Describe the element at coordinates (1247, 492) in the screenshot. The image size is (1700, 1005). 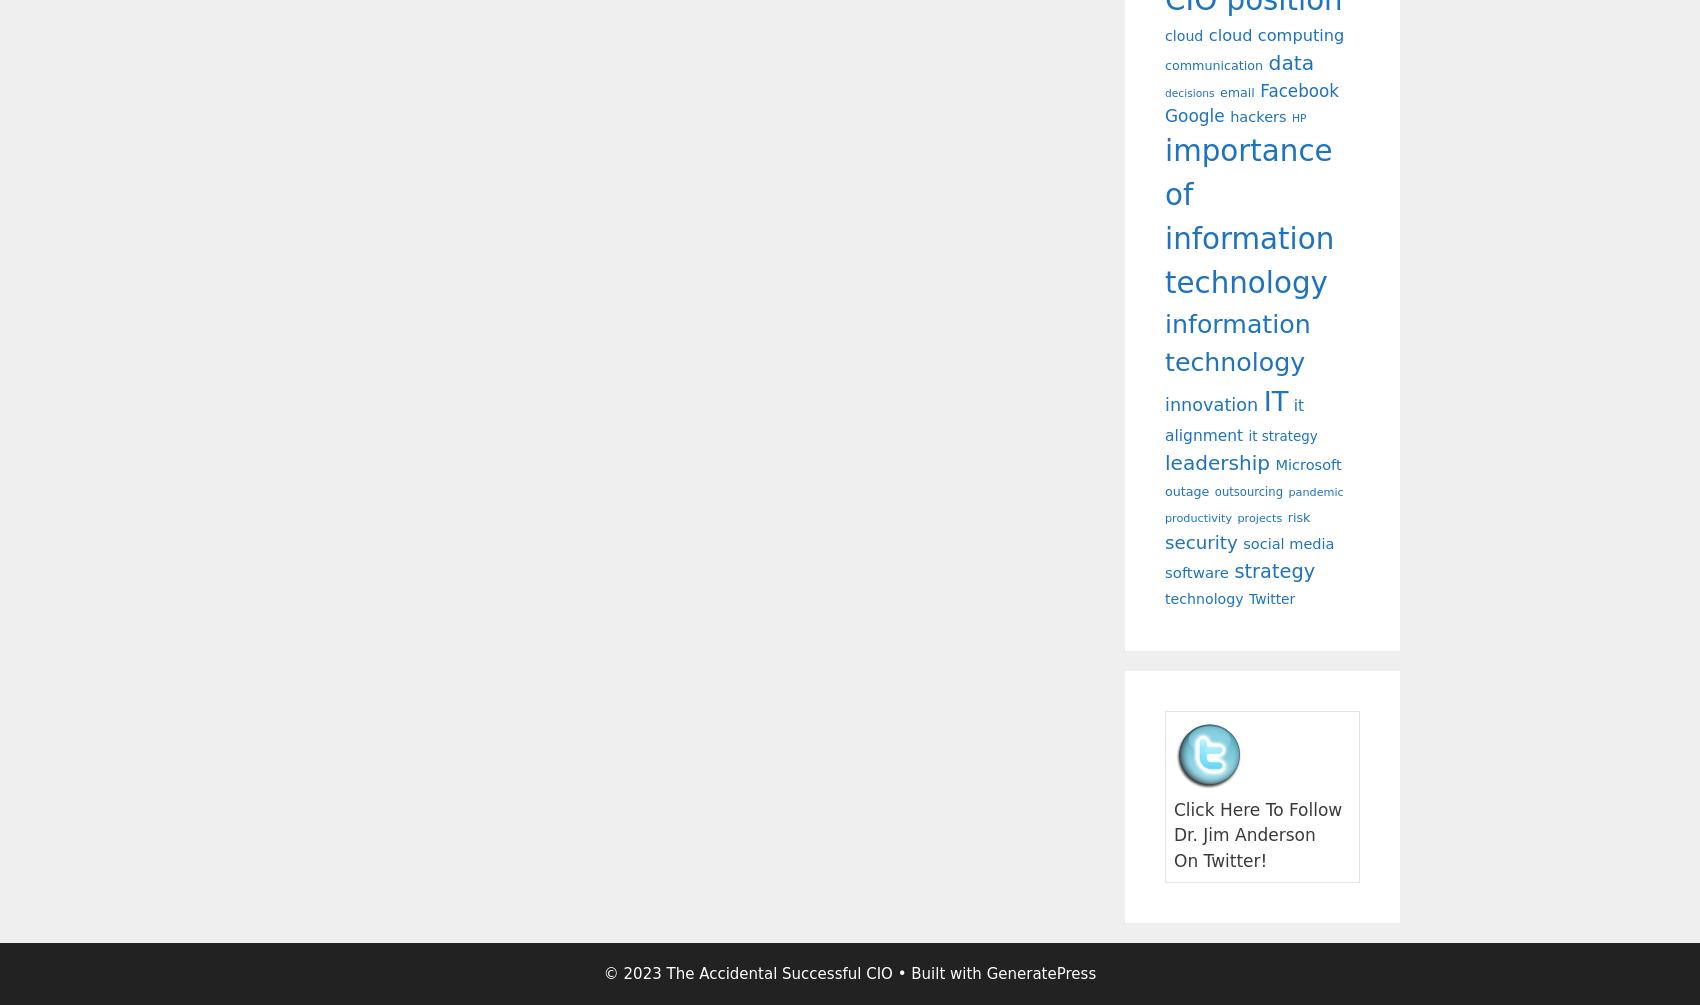
I see `'outsourcing'` at that location.